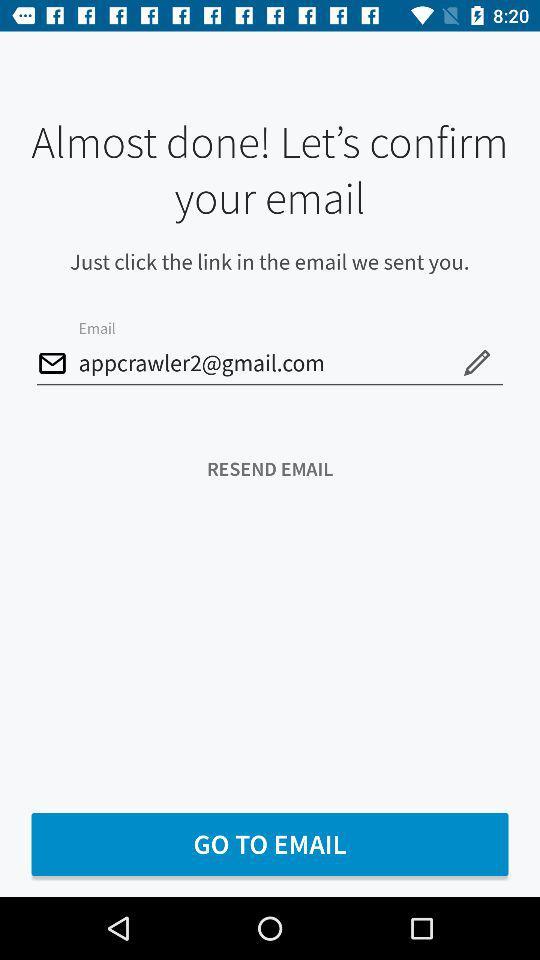 Image resolution: width=540 pixels, height=960 pixels. Describe the element at coordinates (270, 363) in the screenshot. I see `the icon above the resend email icon` at that location.